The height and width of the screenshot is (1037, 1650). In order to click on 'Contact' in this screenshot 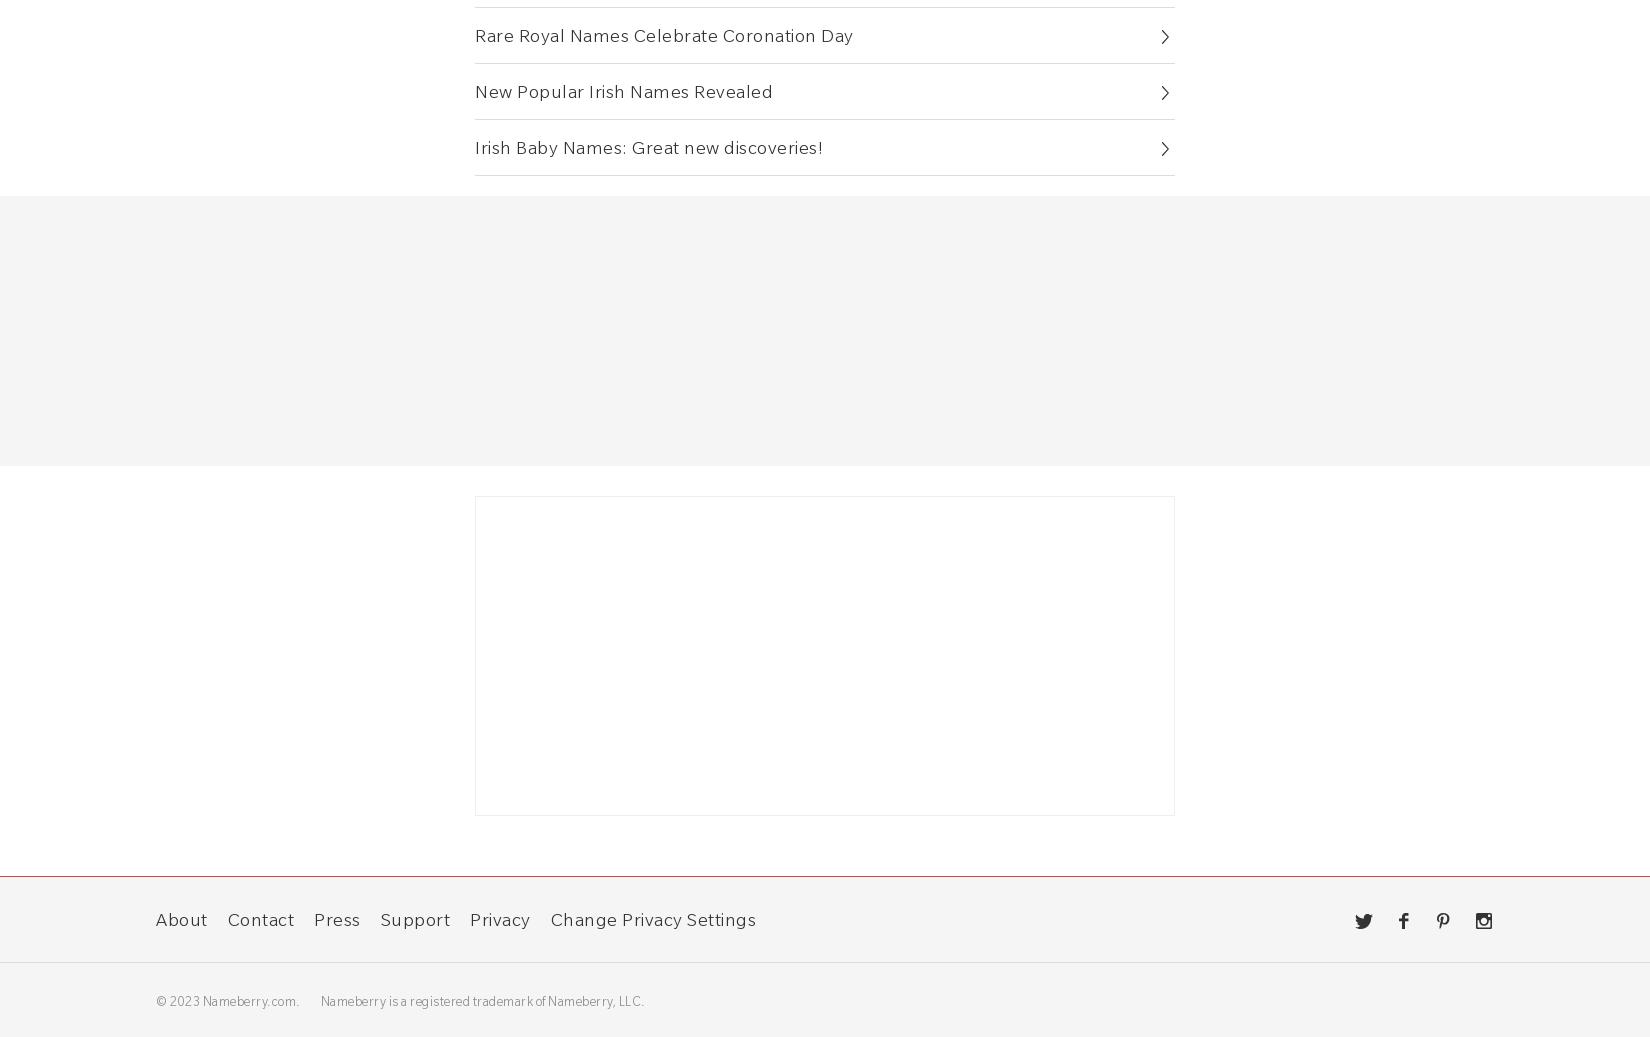, I will do `click(260, 918)`.